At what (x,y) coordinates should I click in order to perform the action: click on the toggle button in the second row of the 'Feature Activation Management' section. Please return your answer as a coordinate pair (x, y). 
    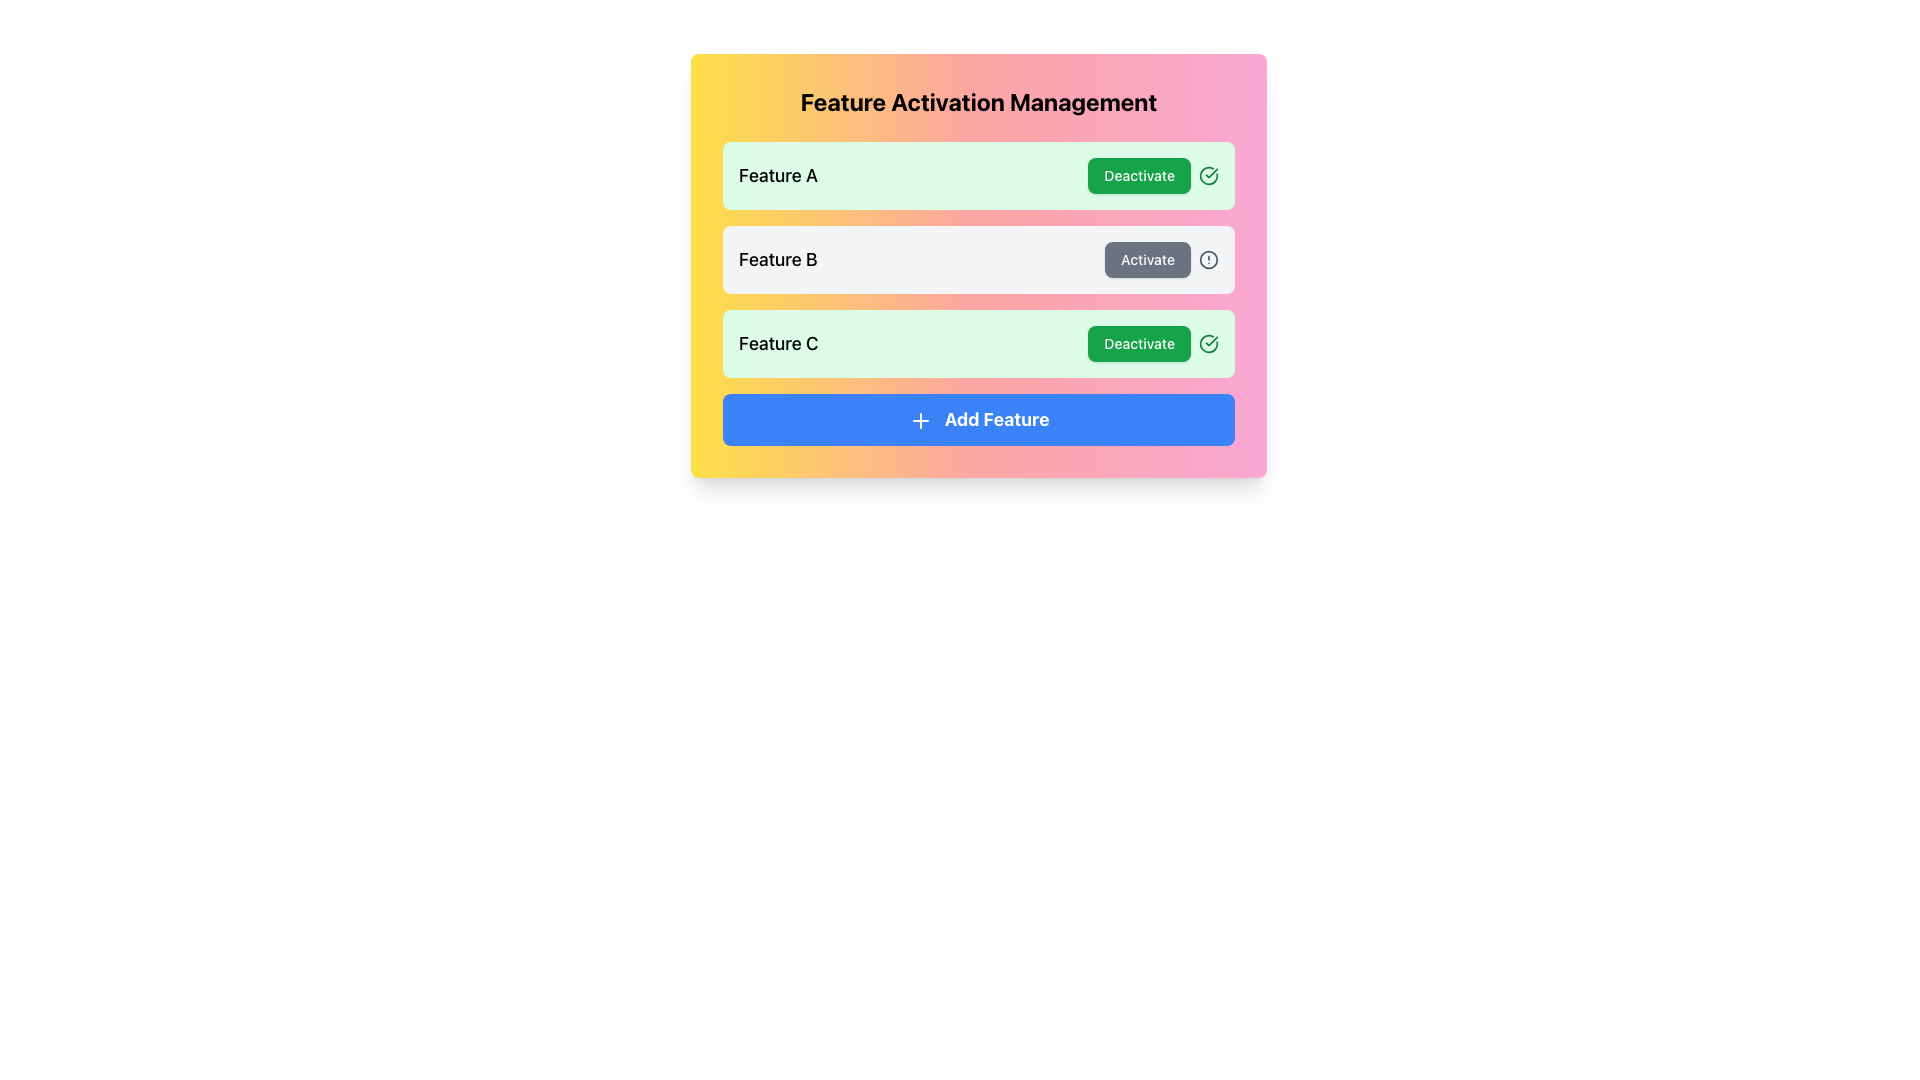
    Looking at the image, I should click on (979, 258).